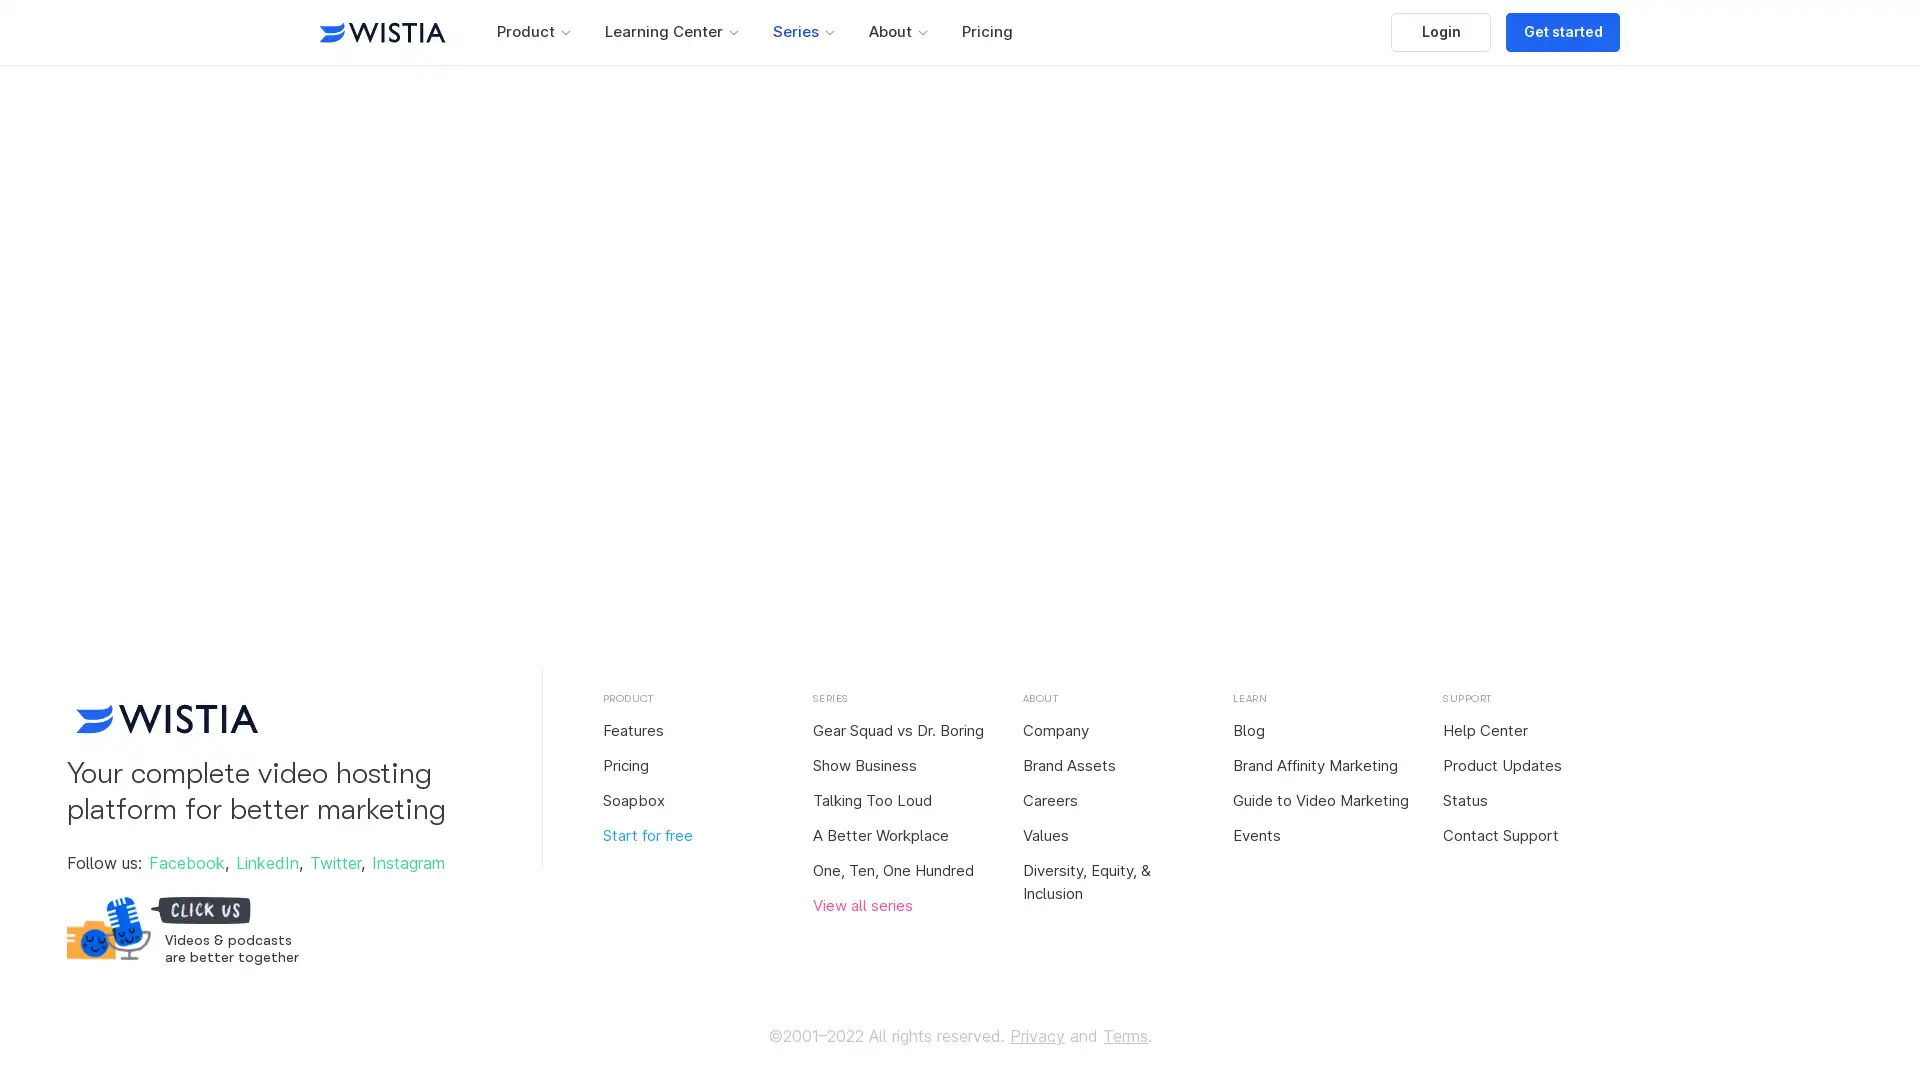 The height and width of the screenshot is (1080, 1920). What do you see at coordinates (896, 32) in the screenshot?
I see `About` at bounding box center [896, 32].